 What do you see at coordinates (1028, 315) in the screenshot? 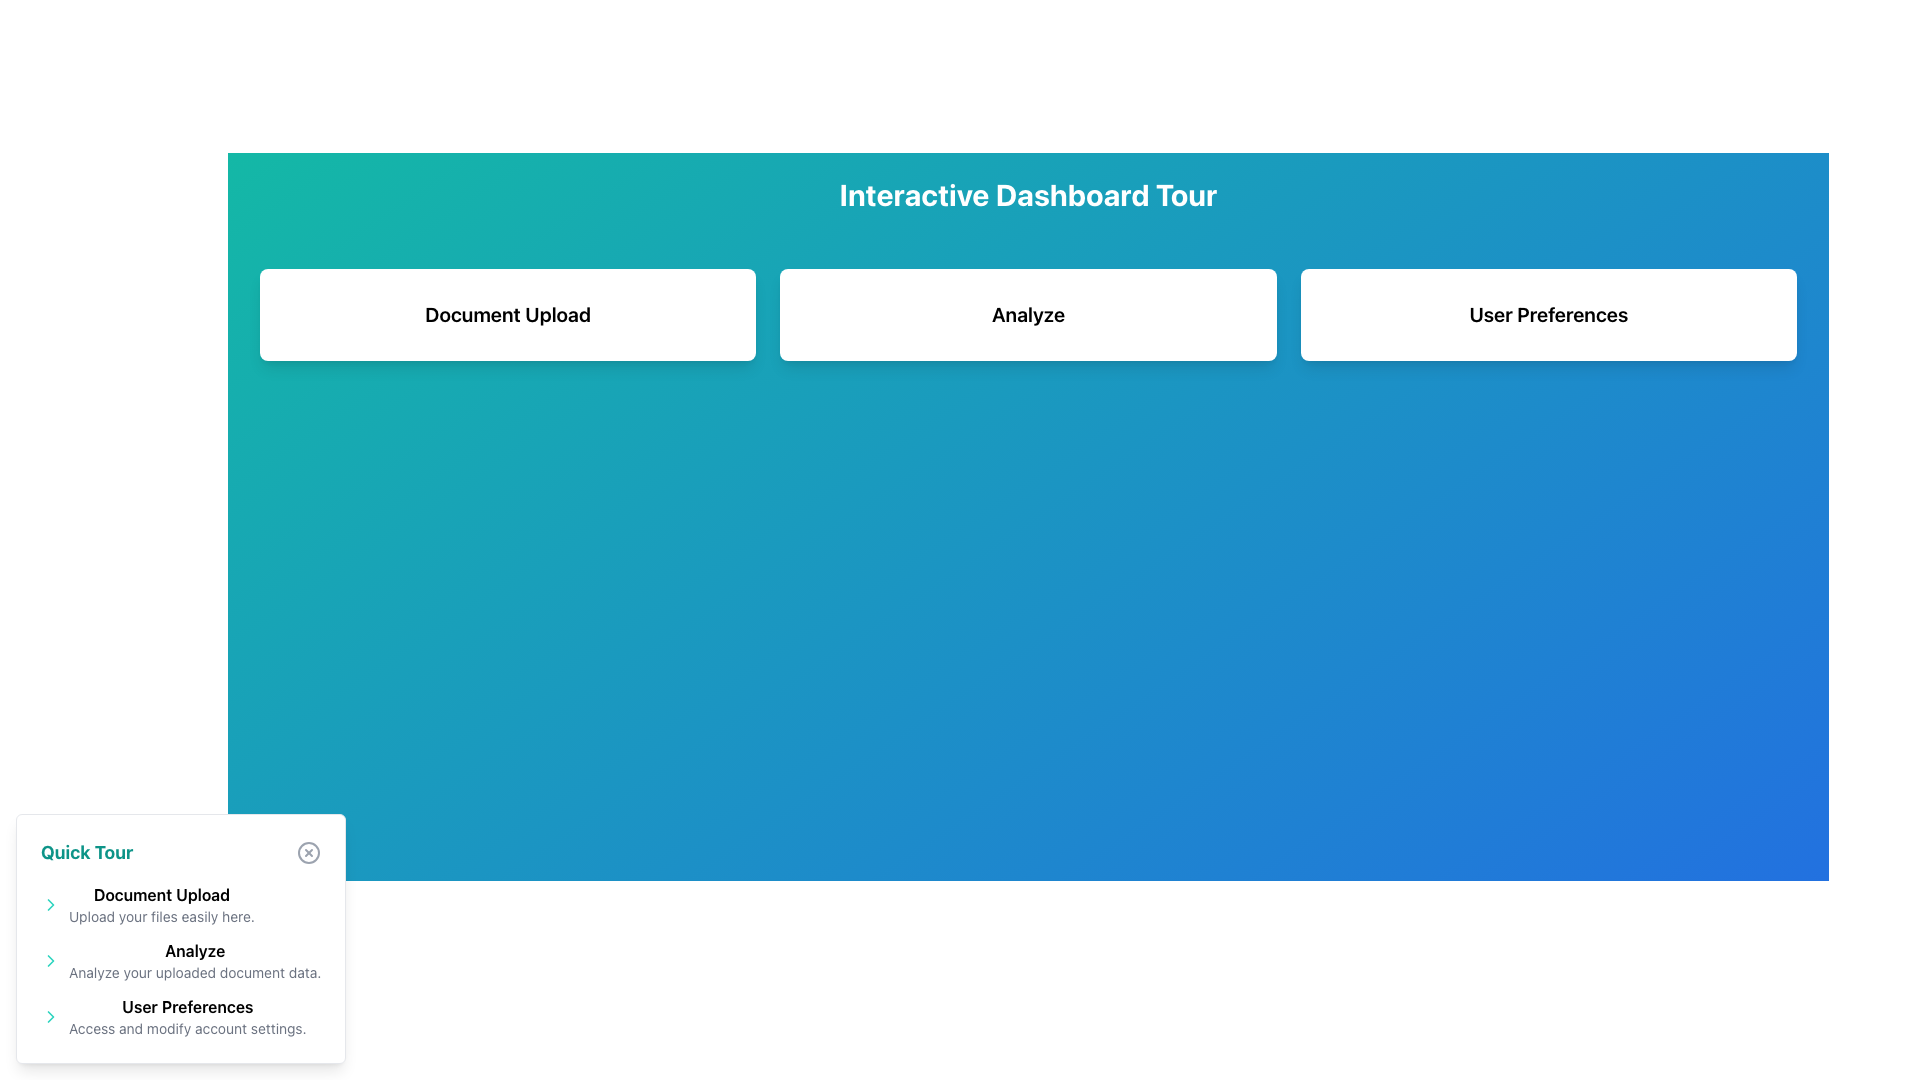
I see `the 'Analyze' static label or header, which is positioned in the center column of the interface, indicating its functionality` at bounding box center [1028, 315].